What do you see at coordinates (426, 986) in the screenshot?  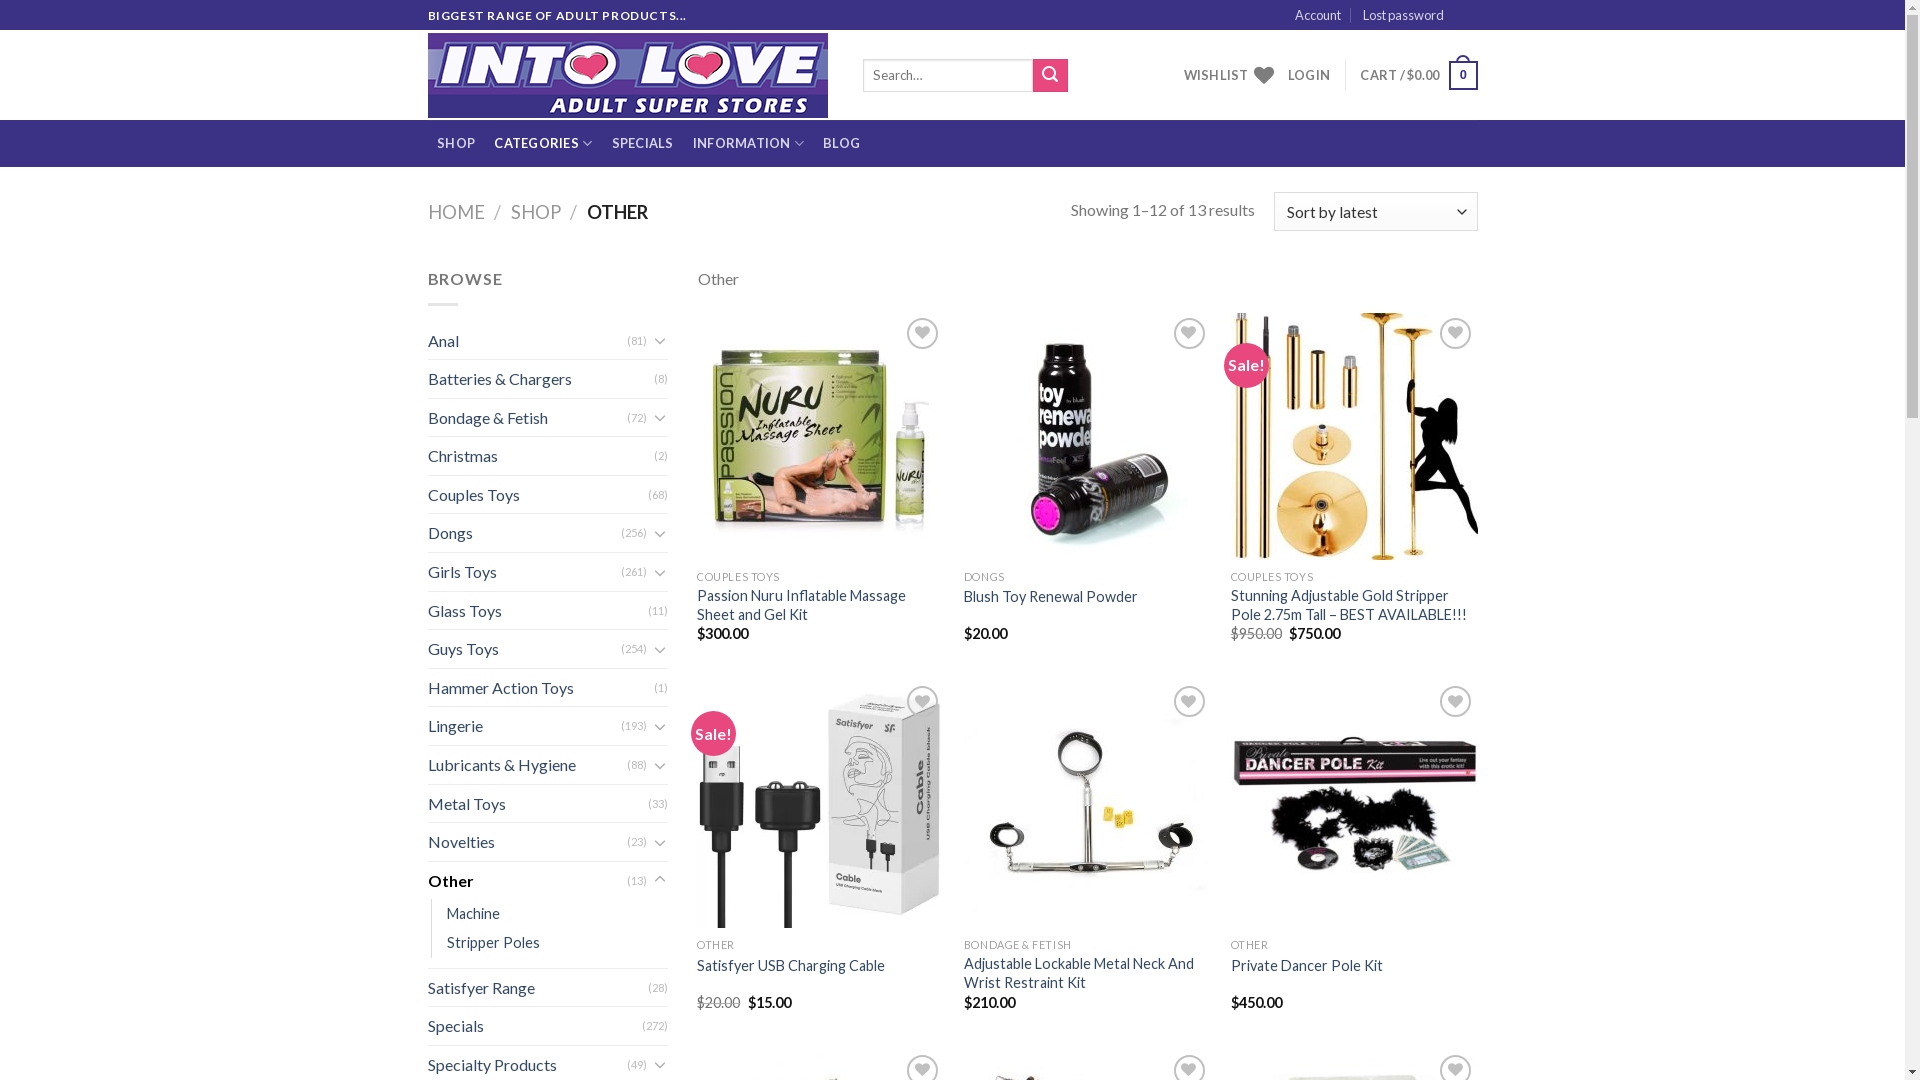 I see `'Satisfyer Range'` at bounding box center [426, 986].